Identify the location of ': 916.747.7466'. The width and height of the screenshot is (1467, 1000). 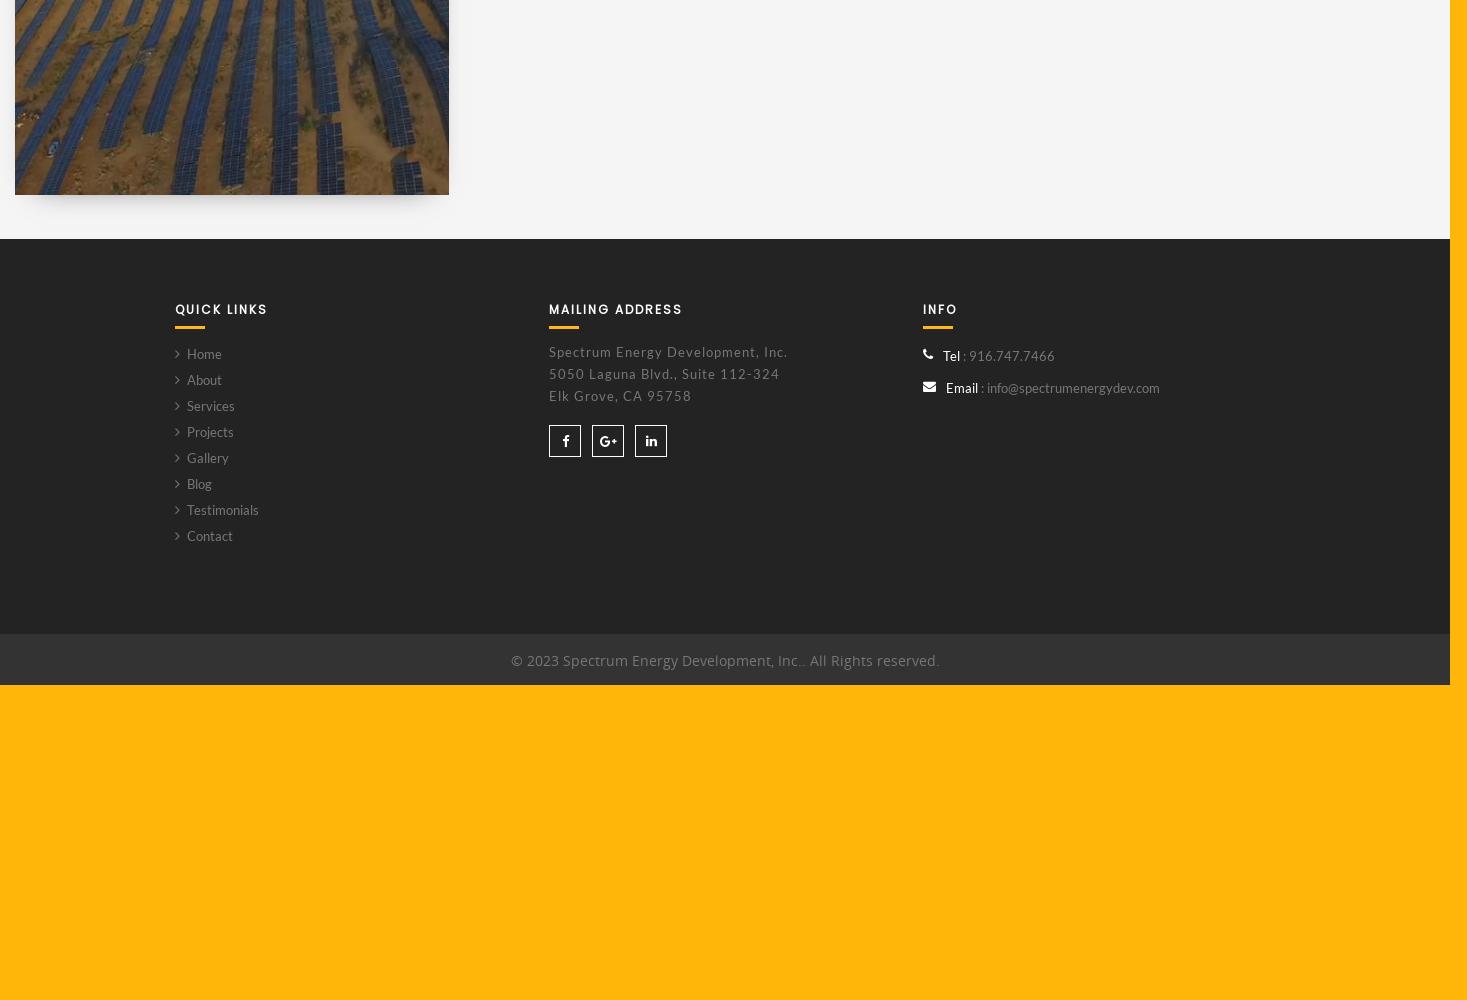
(1009, 354).